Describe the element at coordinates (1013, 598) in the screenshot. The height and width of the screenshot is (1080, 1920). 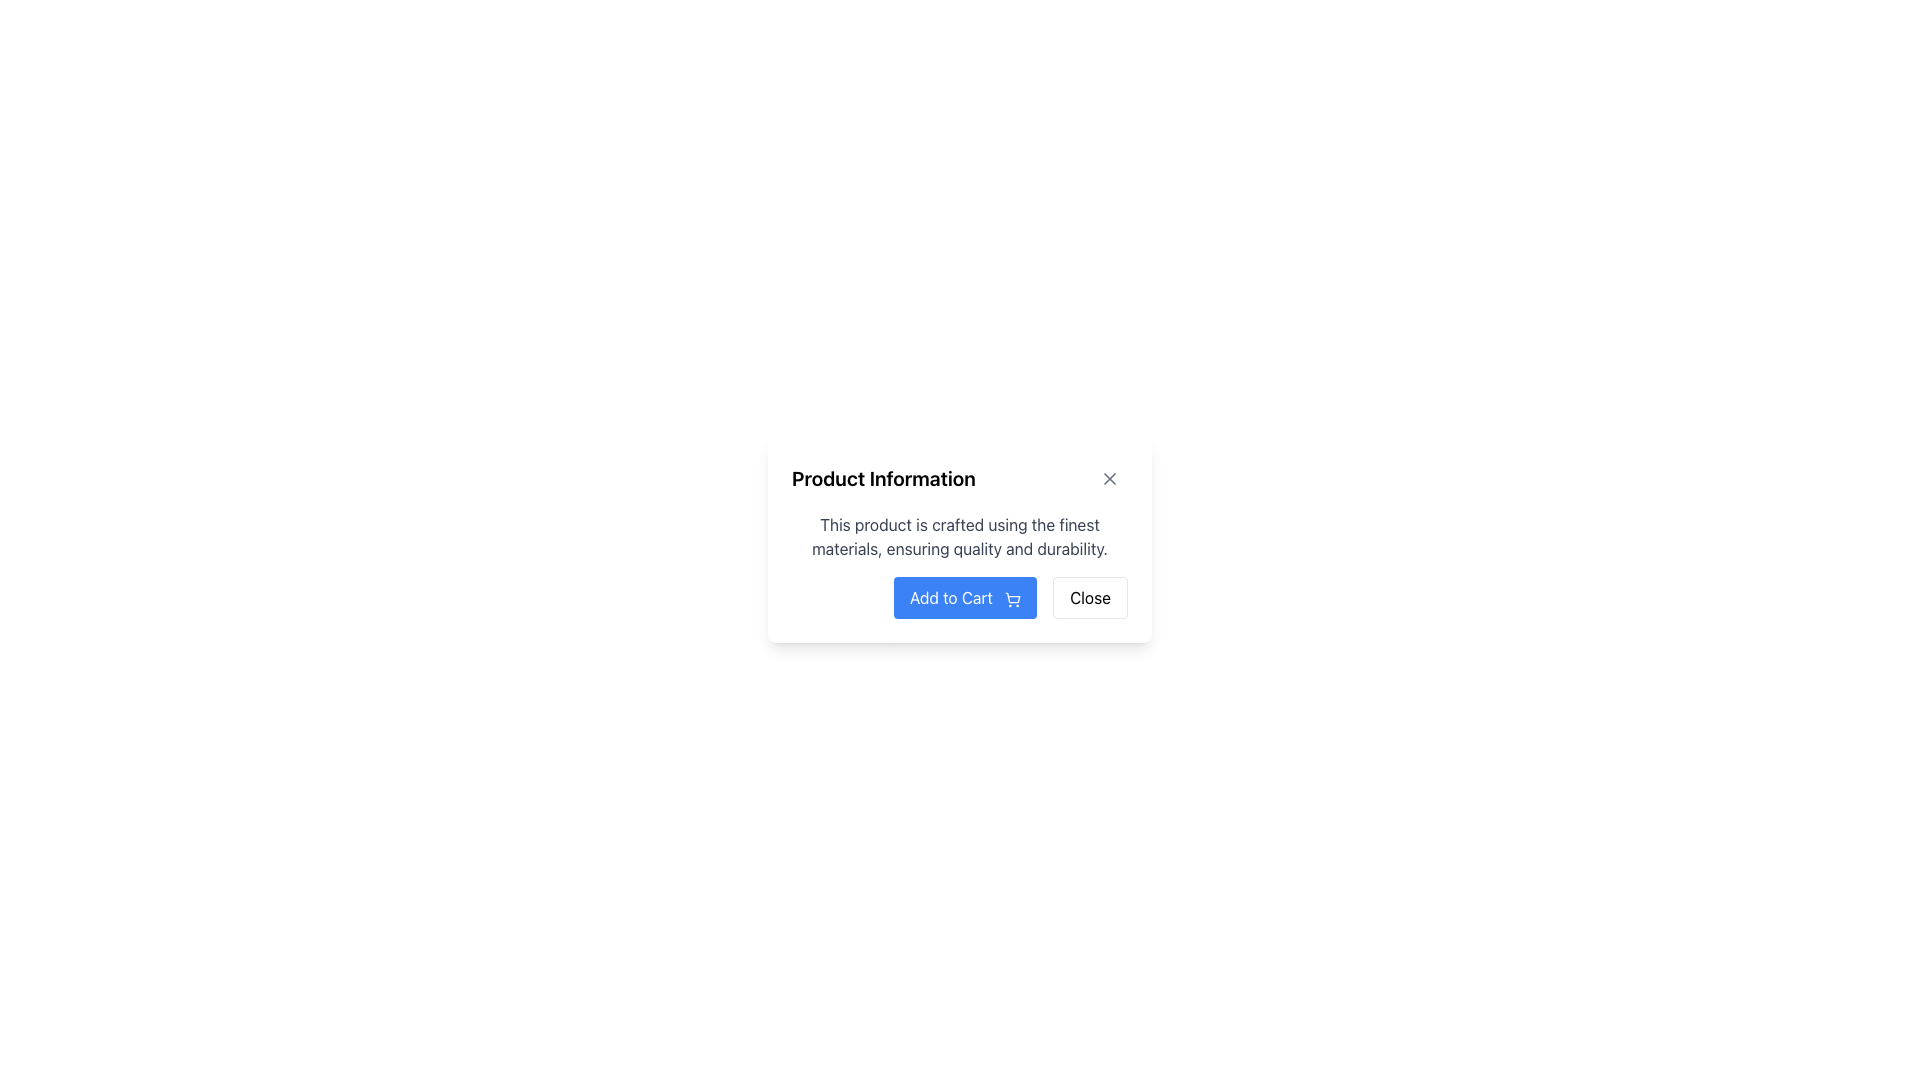
I see `the shopping cart icon located to the right of the 'Add to Cart' button in the modal dialog` at that location.